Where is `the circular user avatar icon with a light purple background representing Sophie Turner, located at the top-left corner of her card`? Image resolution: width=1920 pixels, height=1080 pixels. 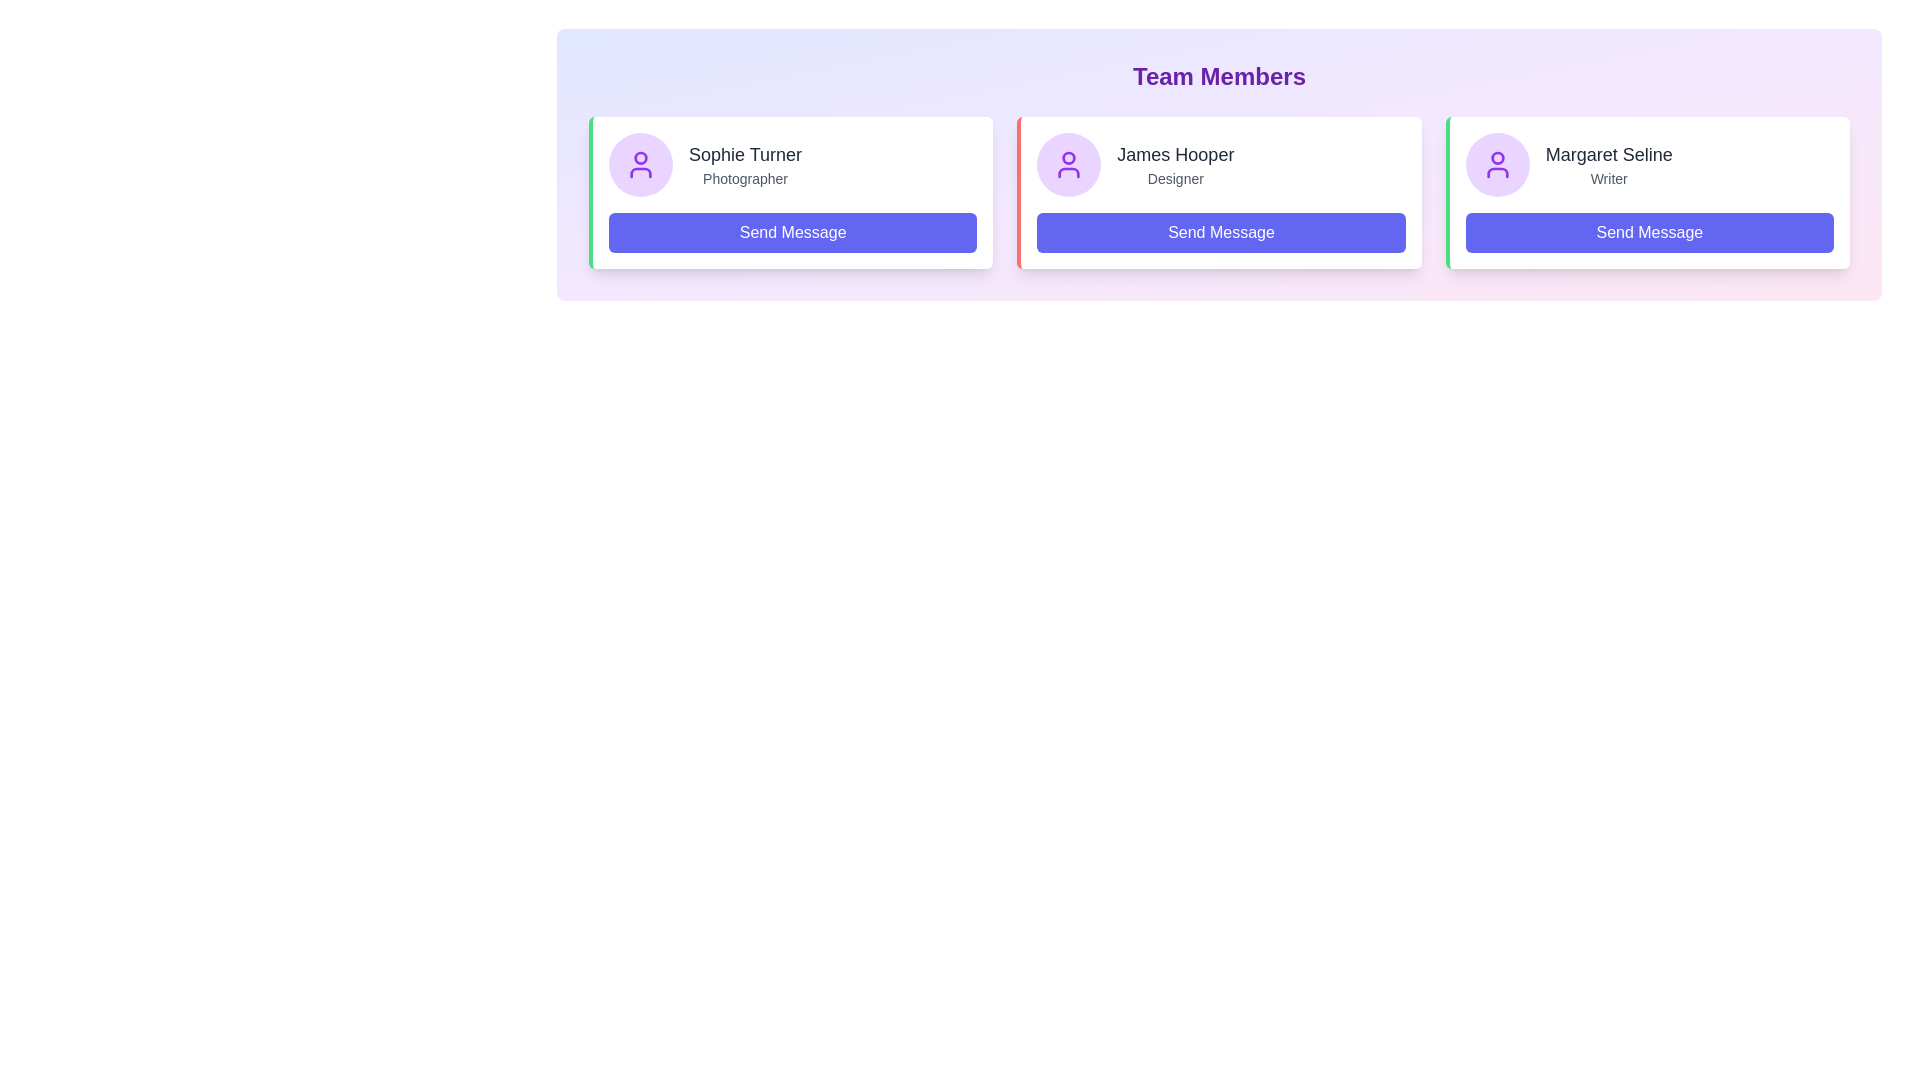 the circular user avatar icon with a light purple background representing Sophie Turner, located at the top-left corner of her card is located at coordinates (641, 164).